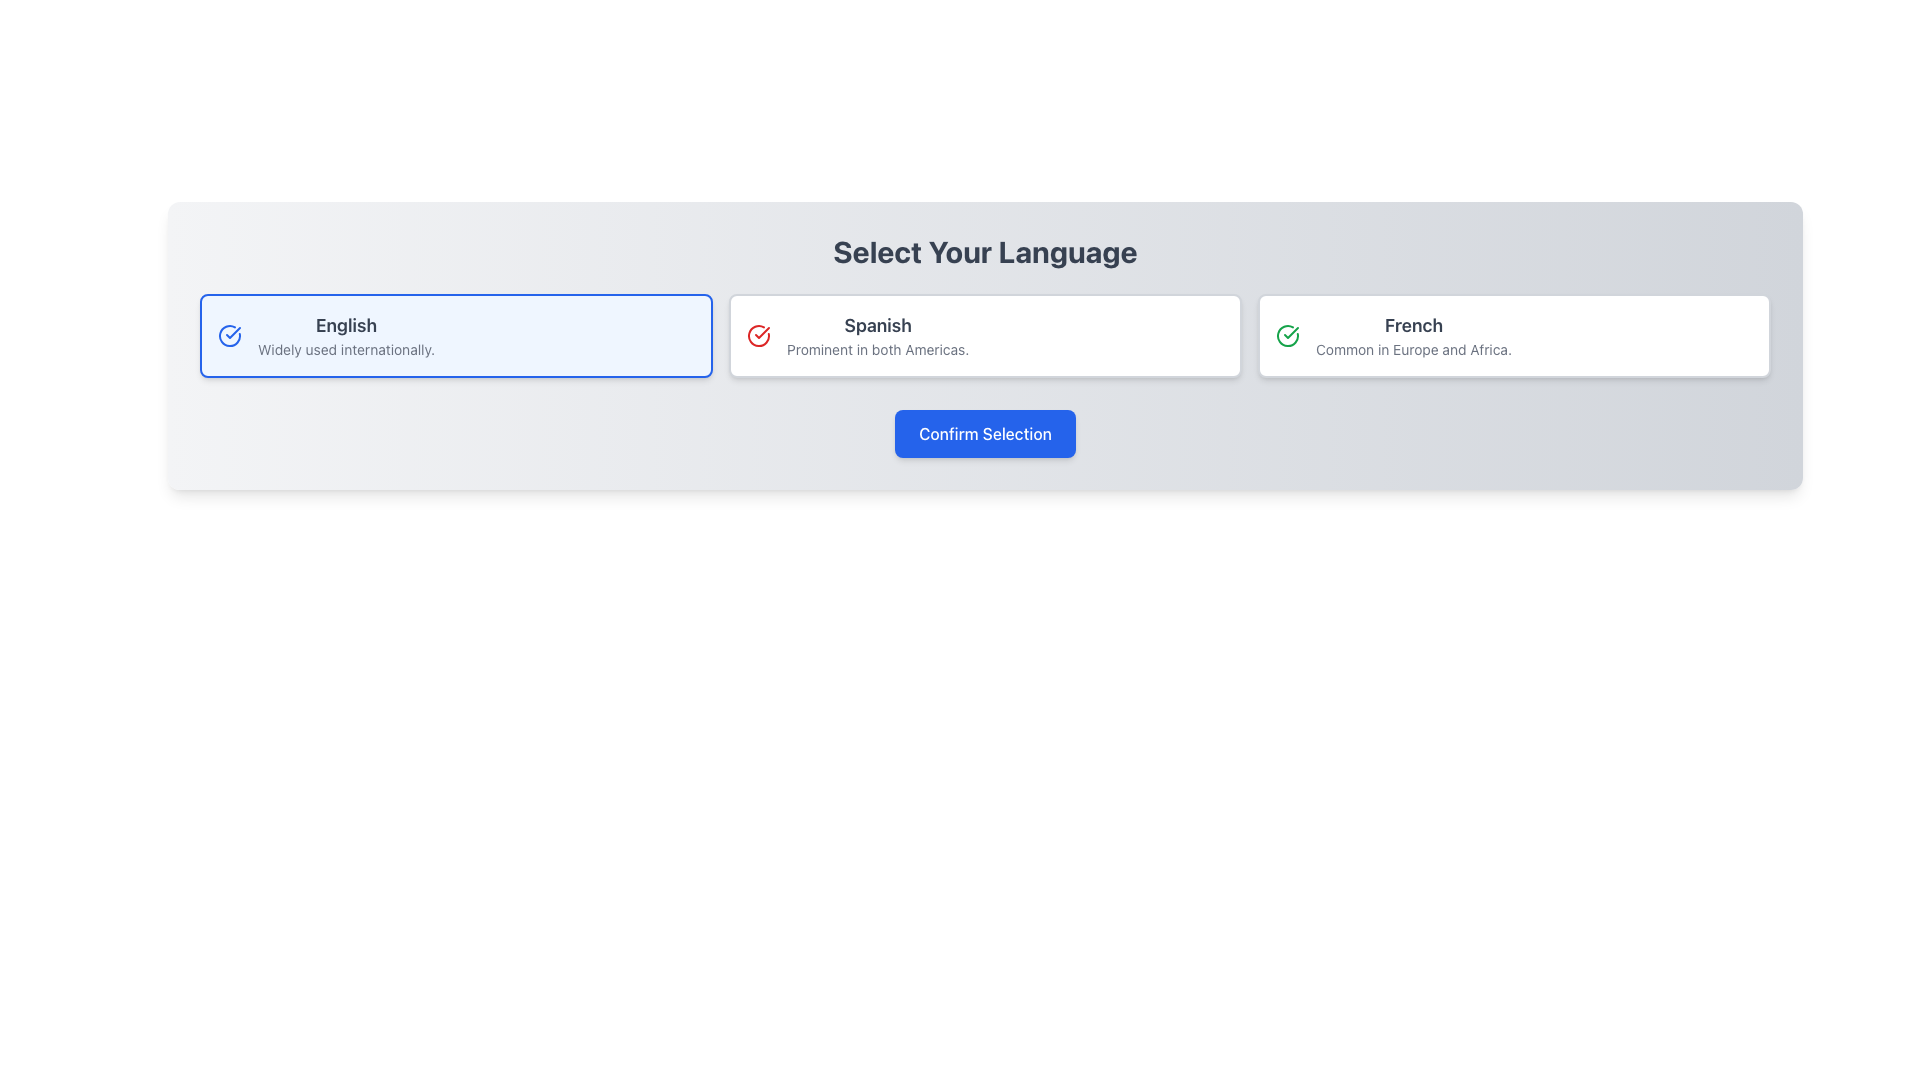 This screenshot has width=1920, height=1080. I want to click on the checkmark icon that indicates the 'English' option is selected, which is part of a circular SVG graphic positioned within the blue-highlighted option, so click(233, 331).